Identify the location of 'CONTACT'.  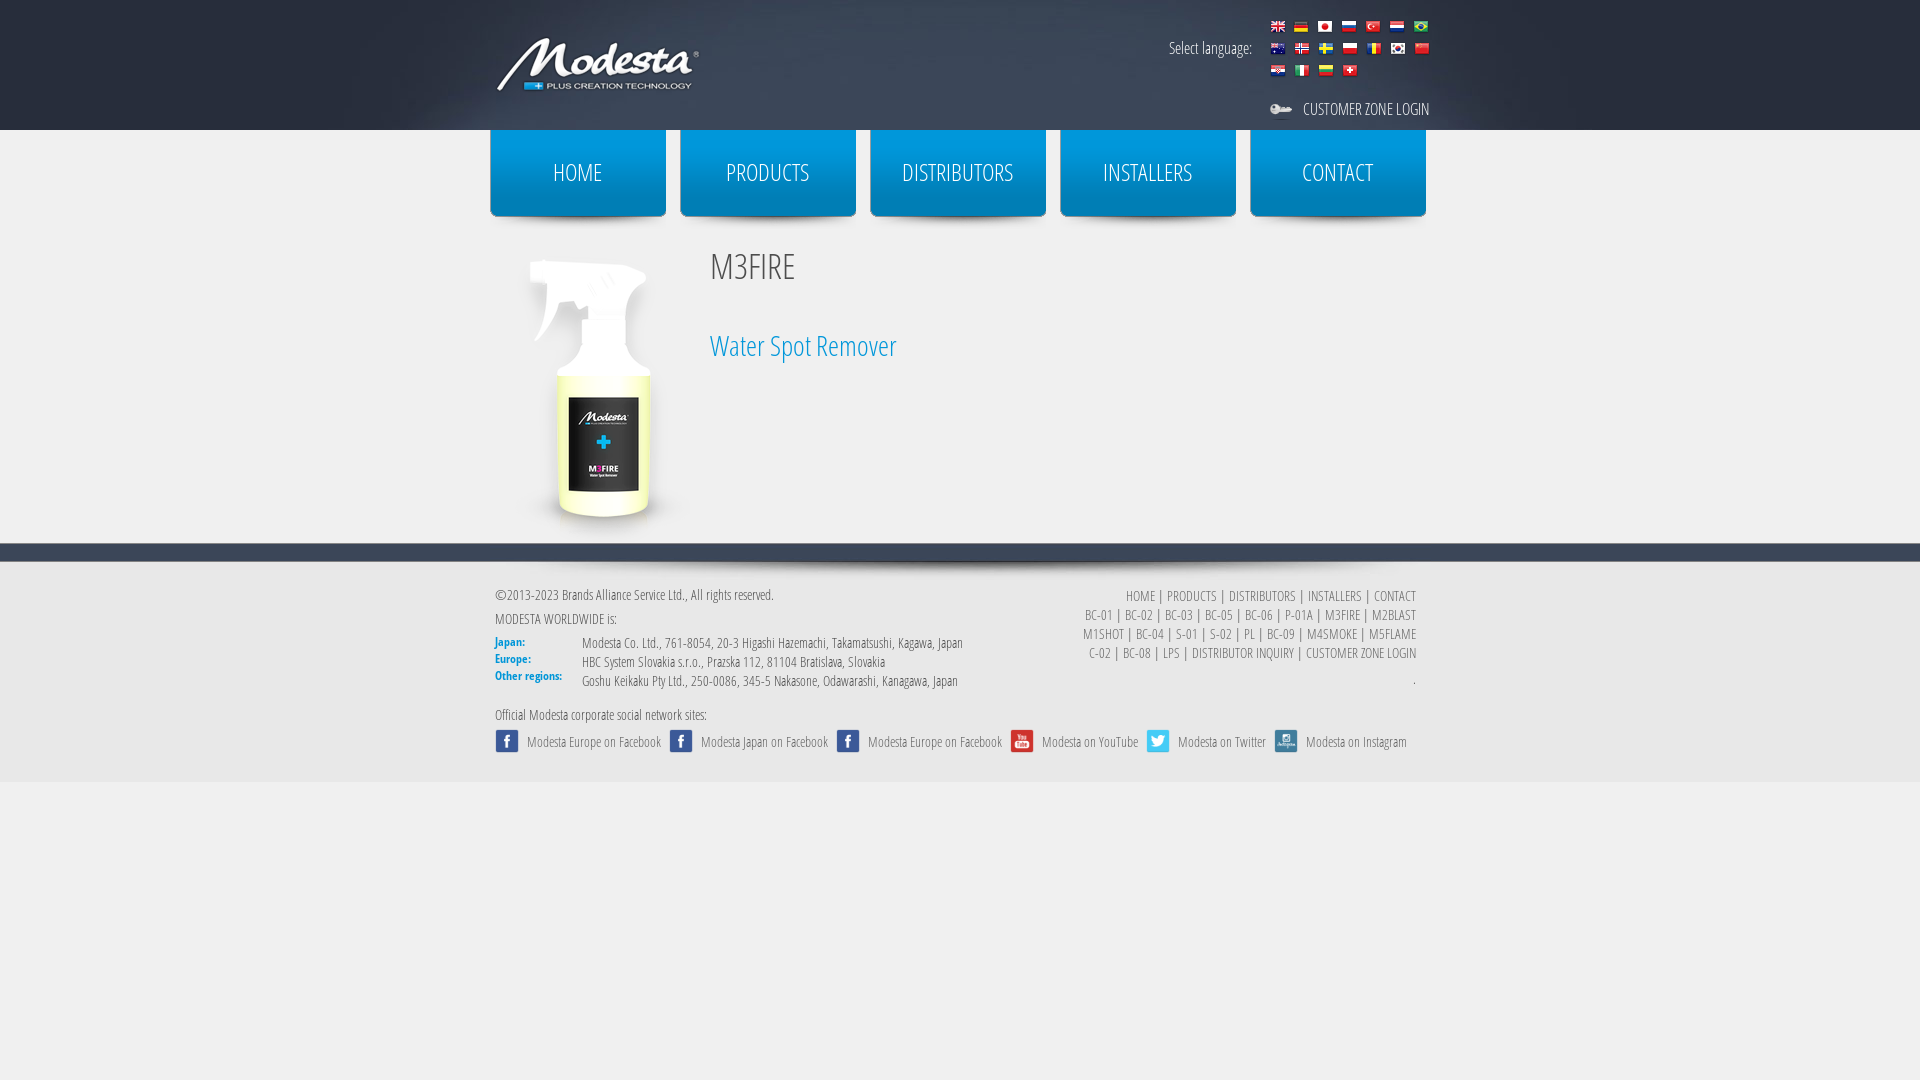
(1372, 594).